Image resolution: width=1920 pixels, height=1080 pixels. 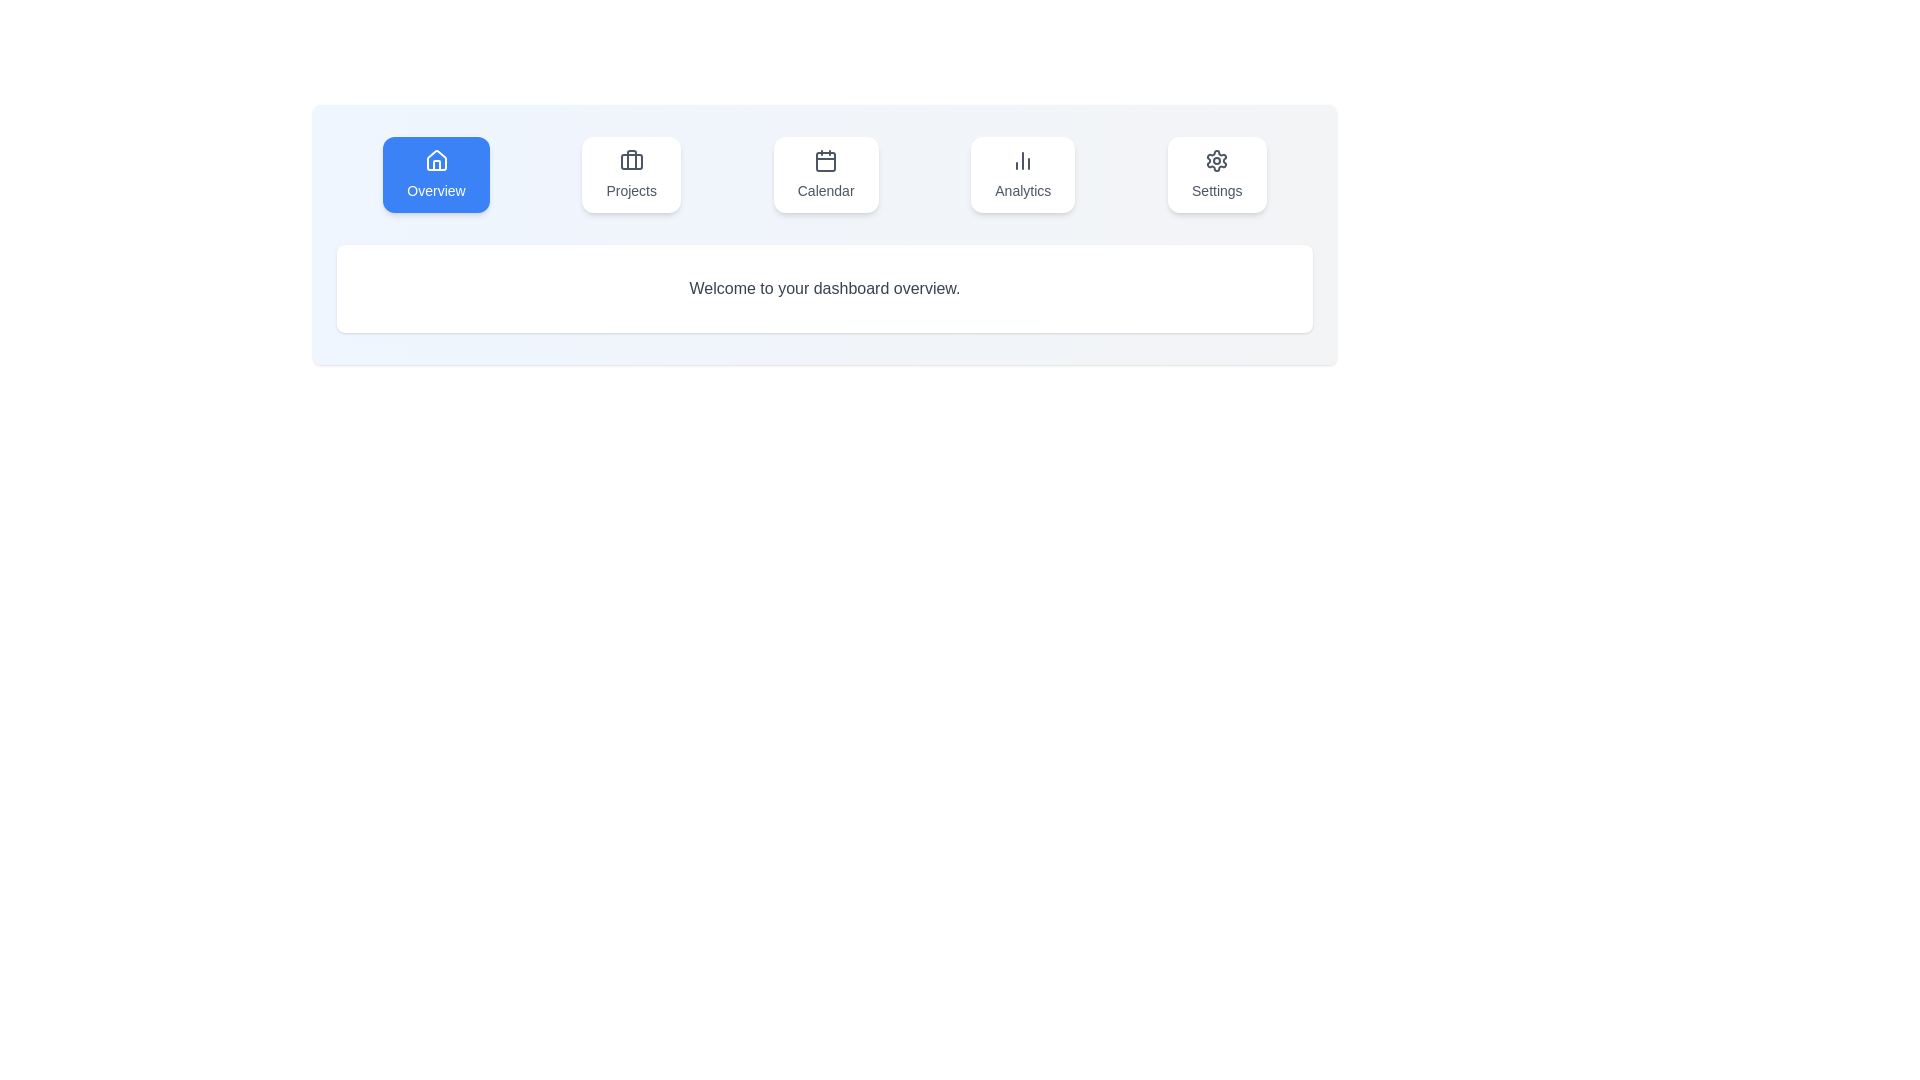 What do you see at coordinates (630, 160) in the screenshot?
I see `the 'Projects' button icon located in the navigation menu, which serves as an indicator for the 'Projects' section` at bounding box center [630, 160].